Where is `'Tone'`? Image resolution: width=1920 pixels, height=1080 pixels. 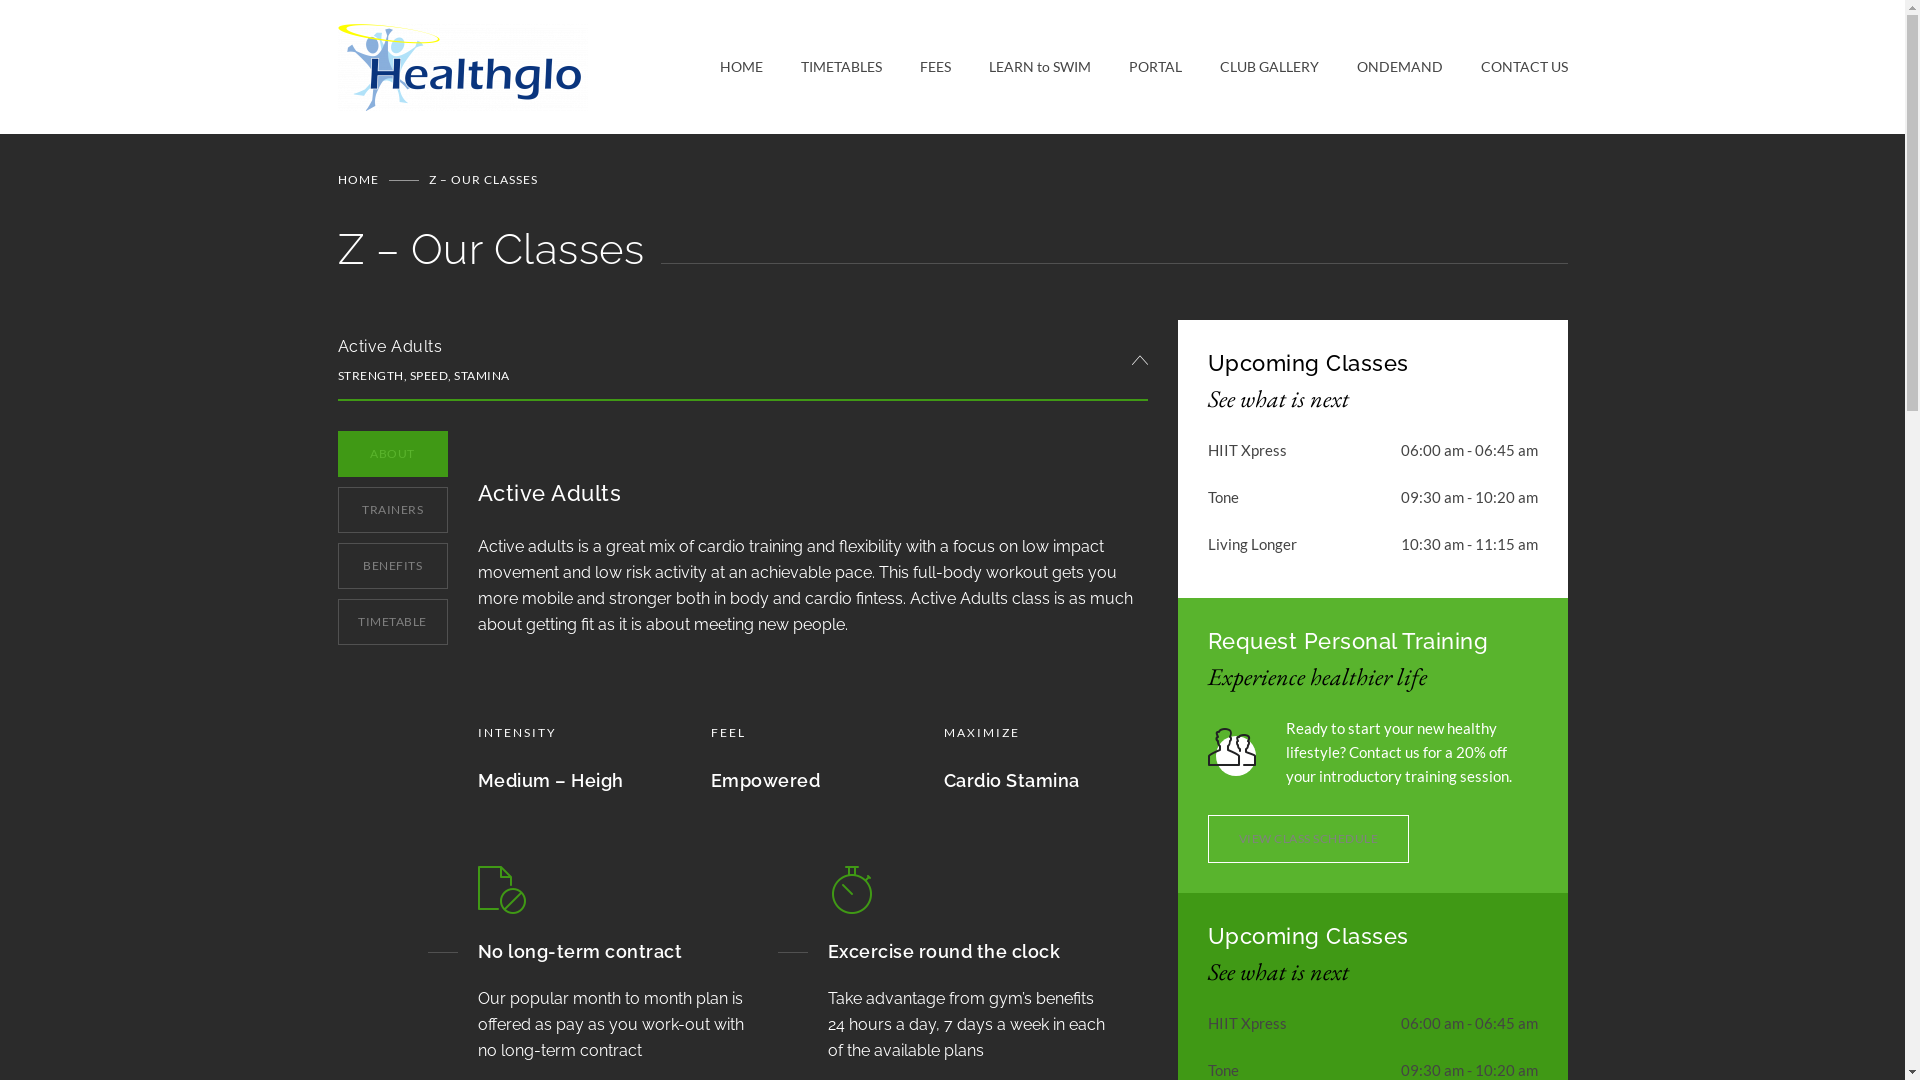 'Tone' is located at coordinates (1222, 496).